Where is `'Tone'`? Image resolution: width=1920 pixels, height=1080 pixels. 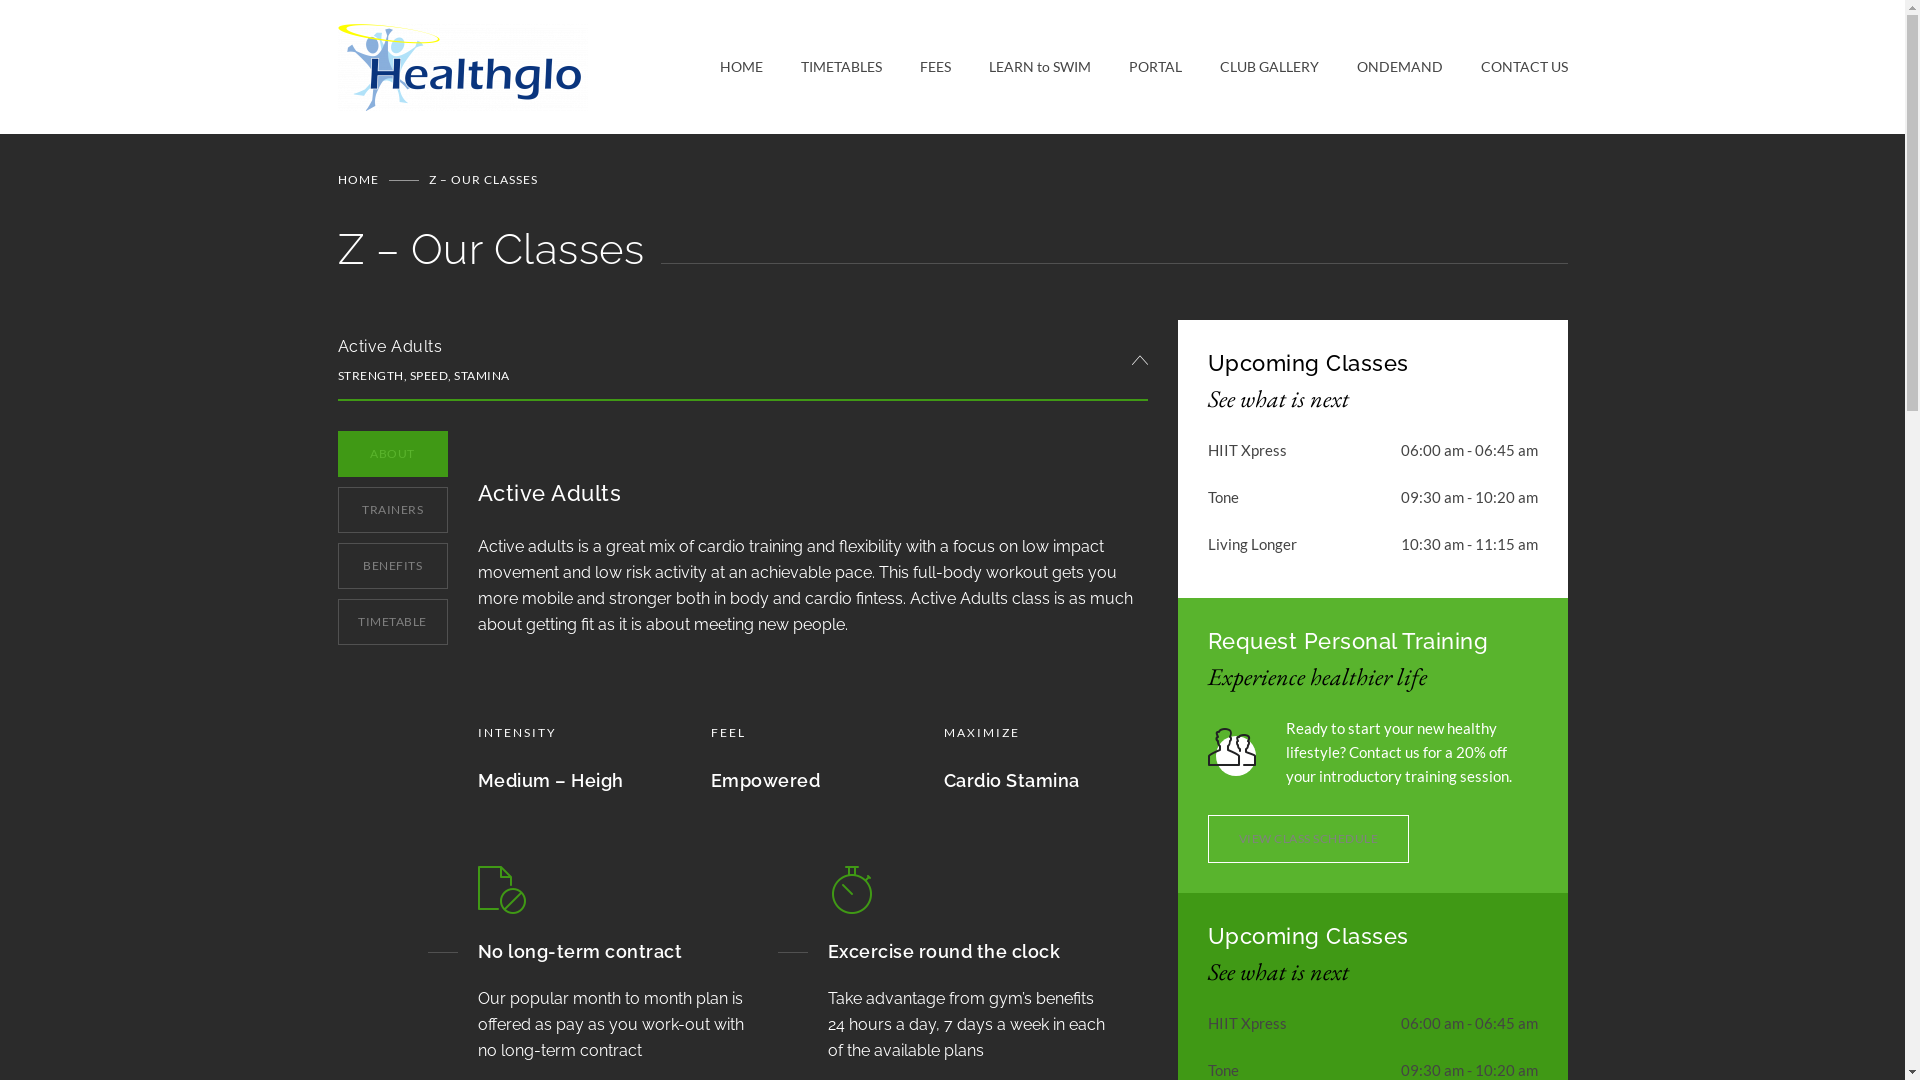 'Tone' is located at coordinates (1222, 496).